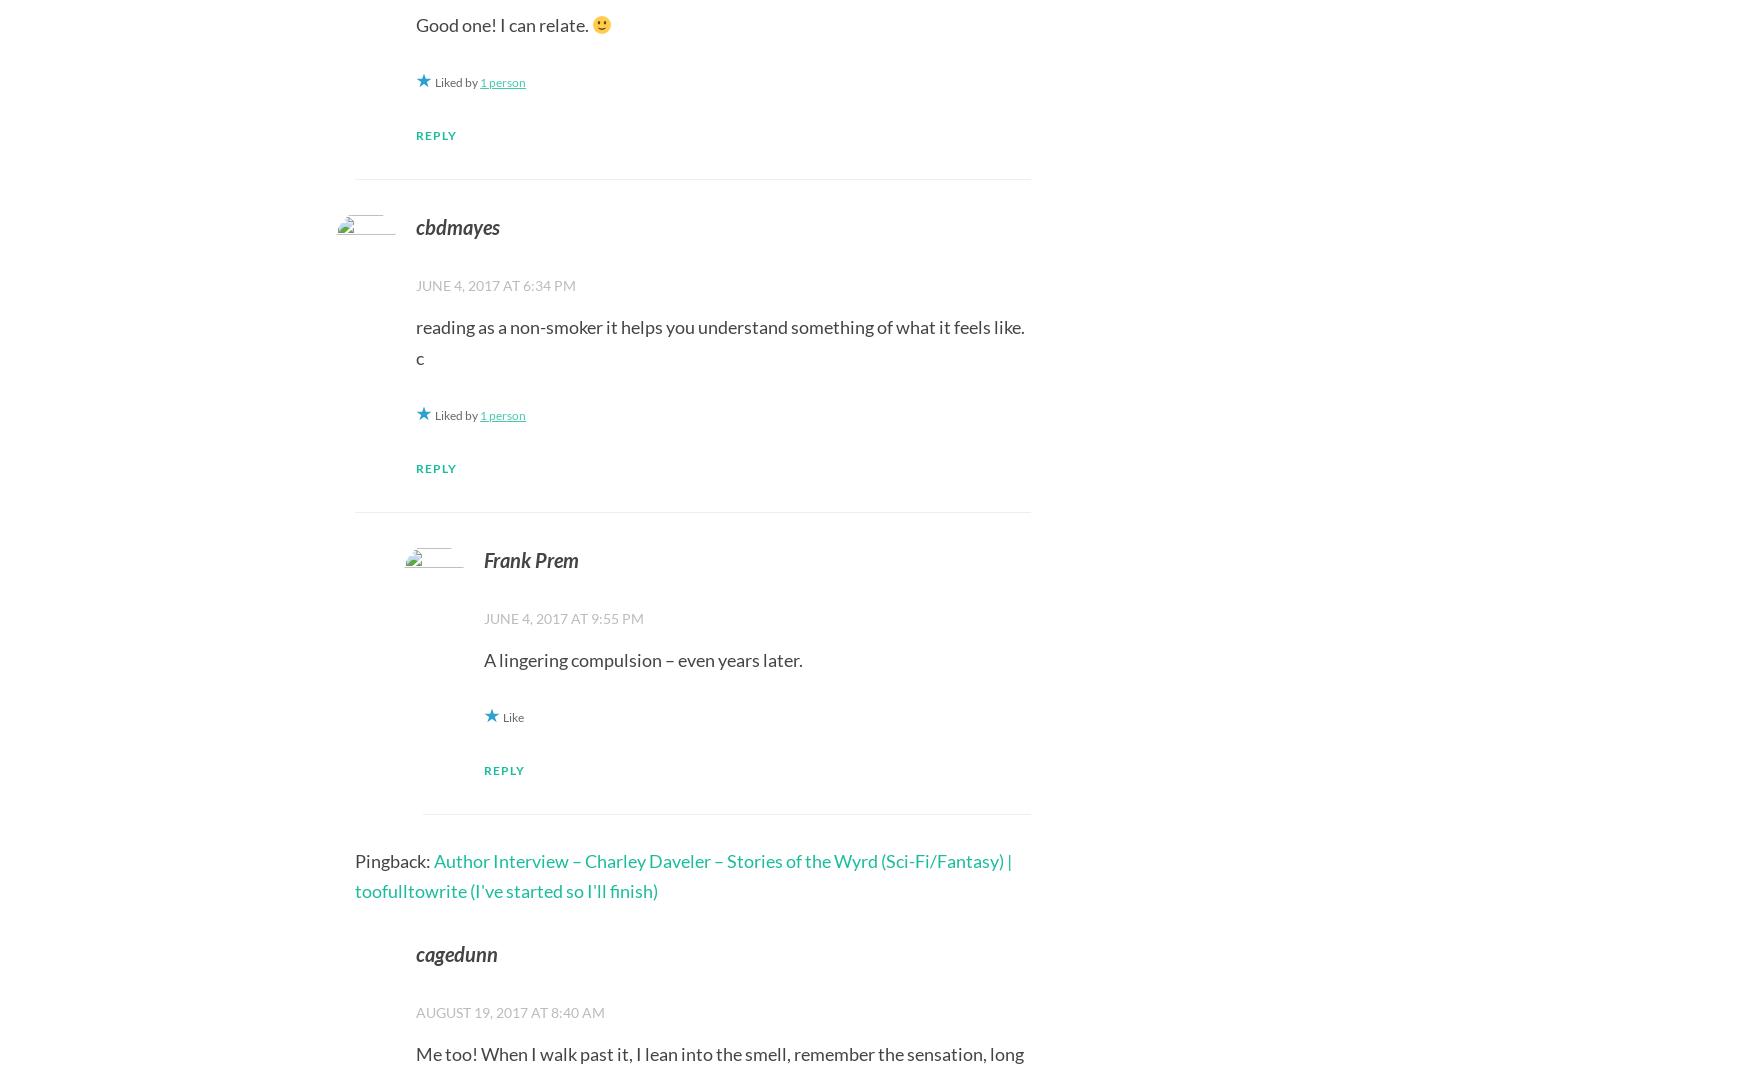 Image resolution: width=1750 pixels, height=1070 pixels. I want to click on 'cbdmayes', so click(414, 225).